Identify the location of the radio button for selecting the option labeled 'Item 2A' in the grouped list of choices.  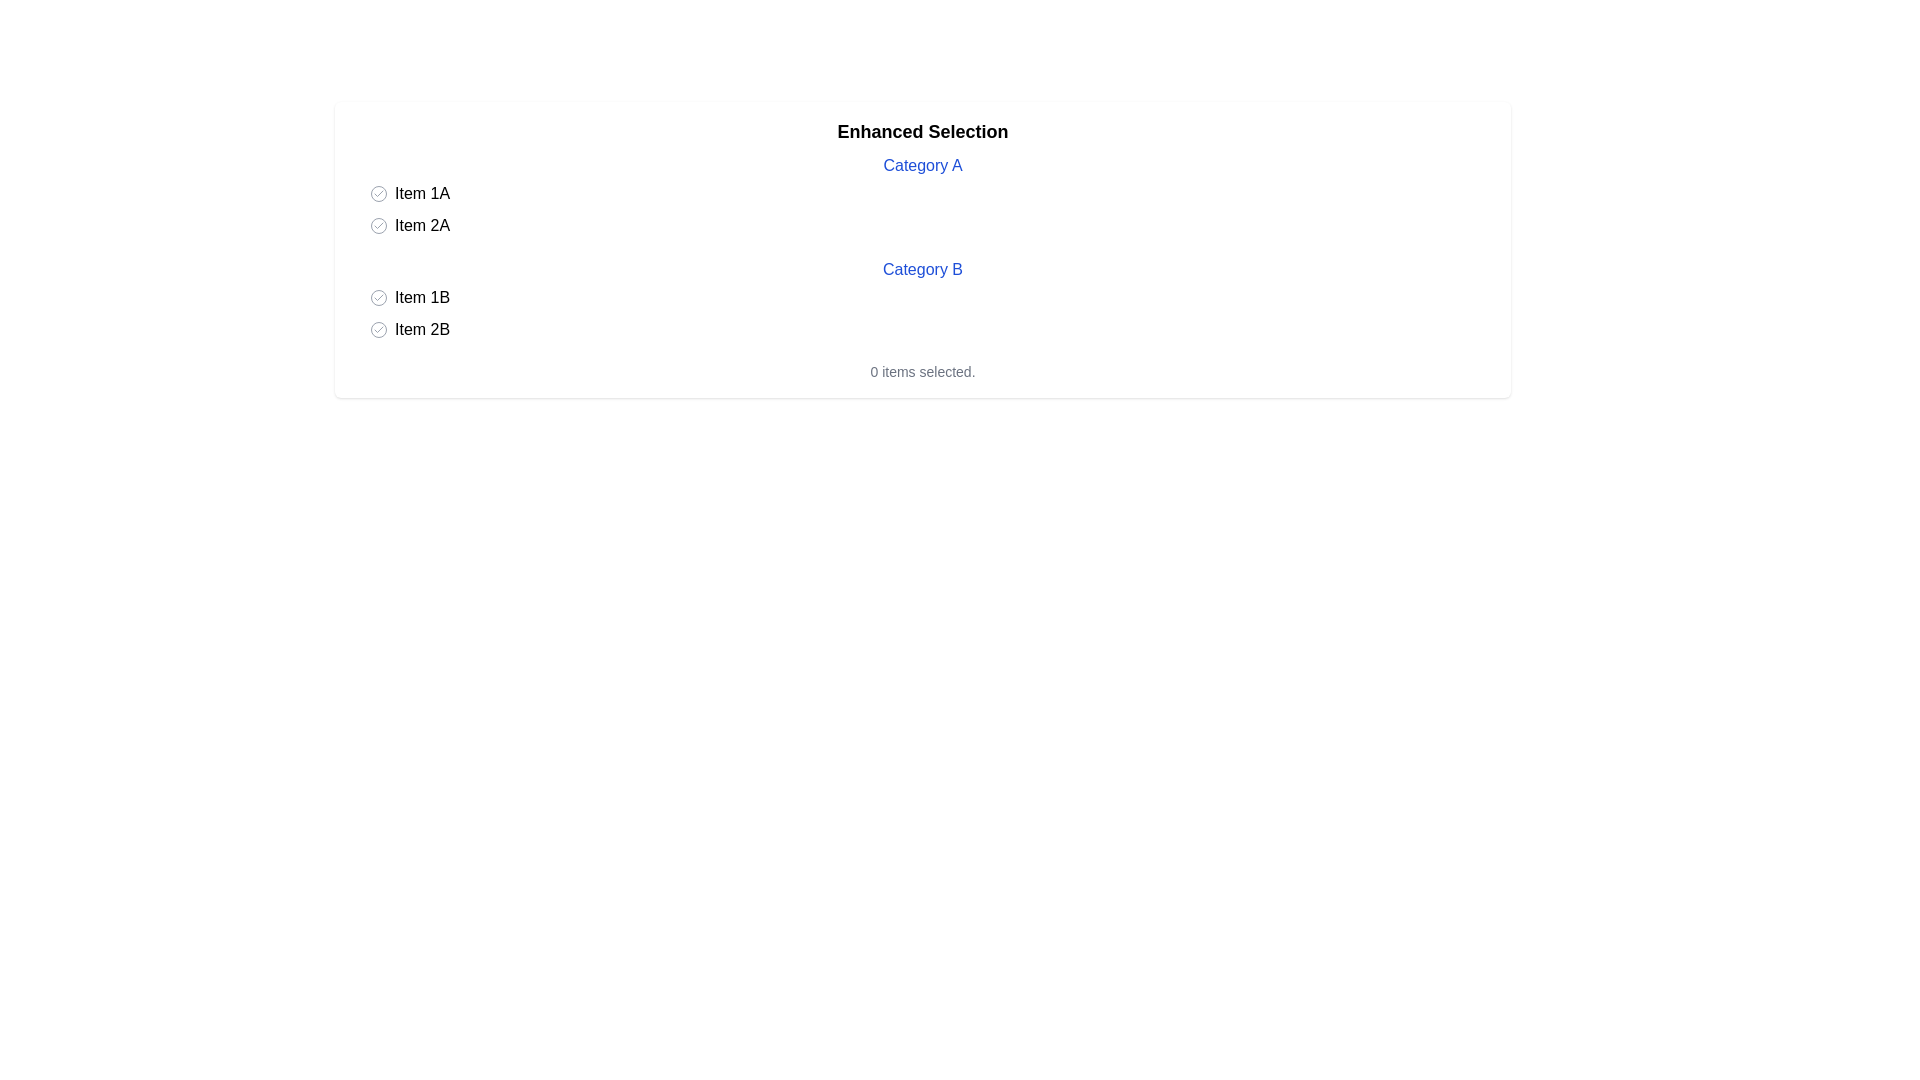
(379, 225).